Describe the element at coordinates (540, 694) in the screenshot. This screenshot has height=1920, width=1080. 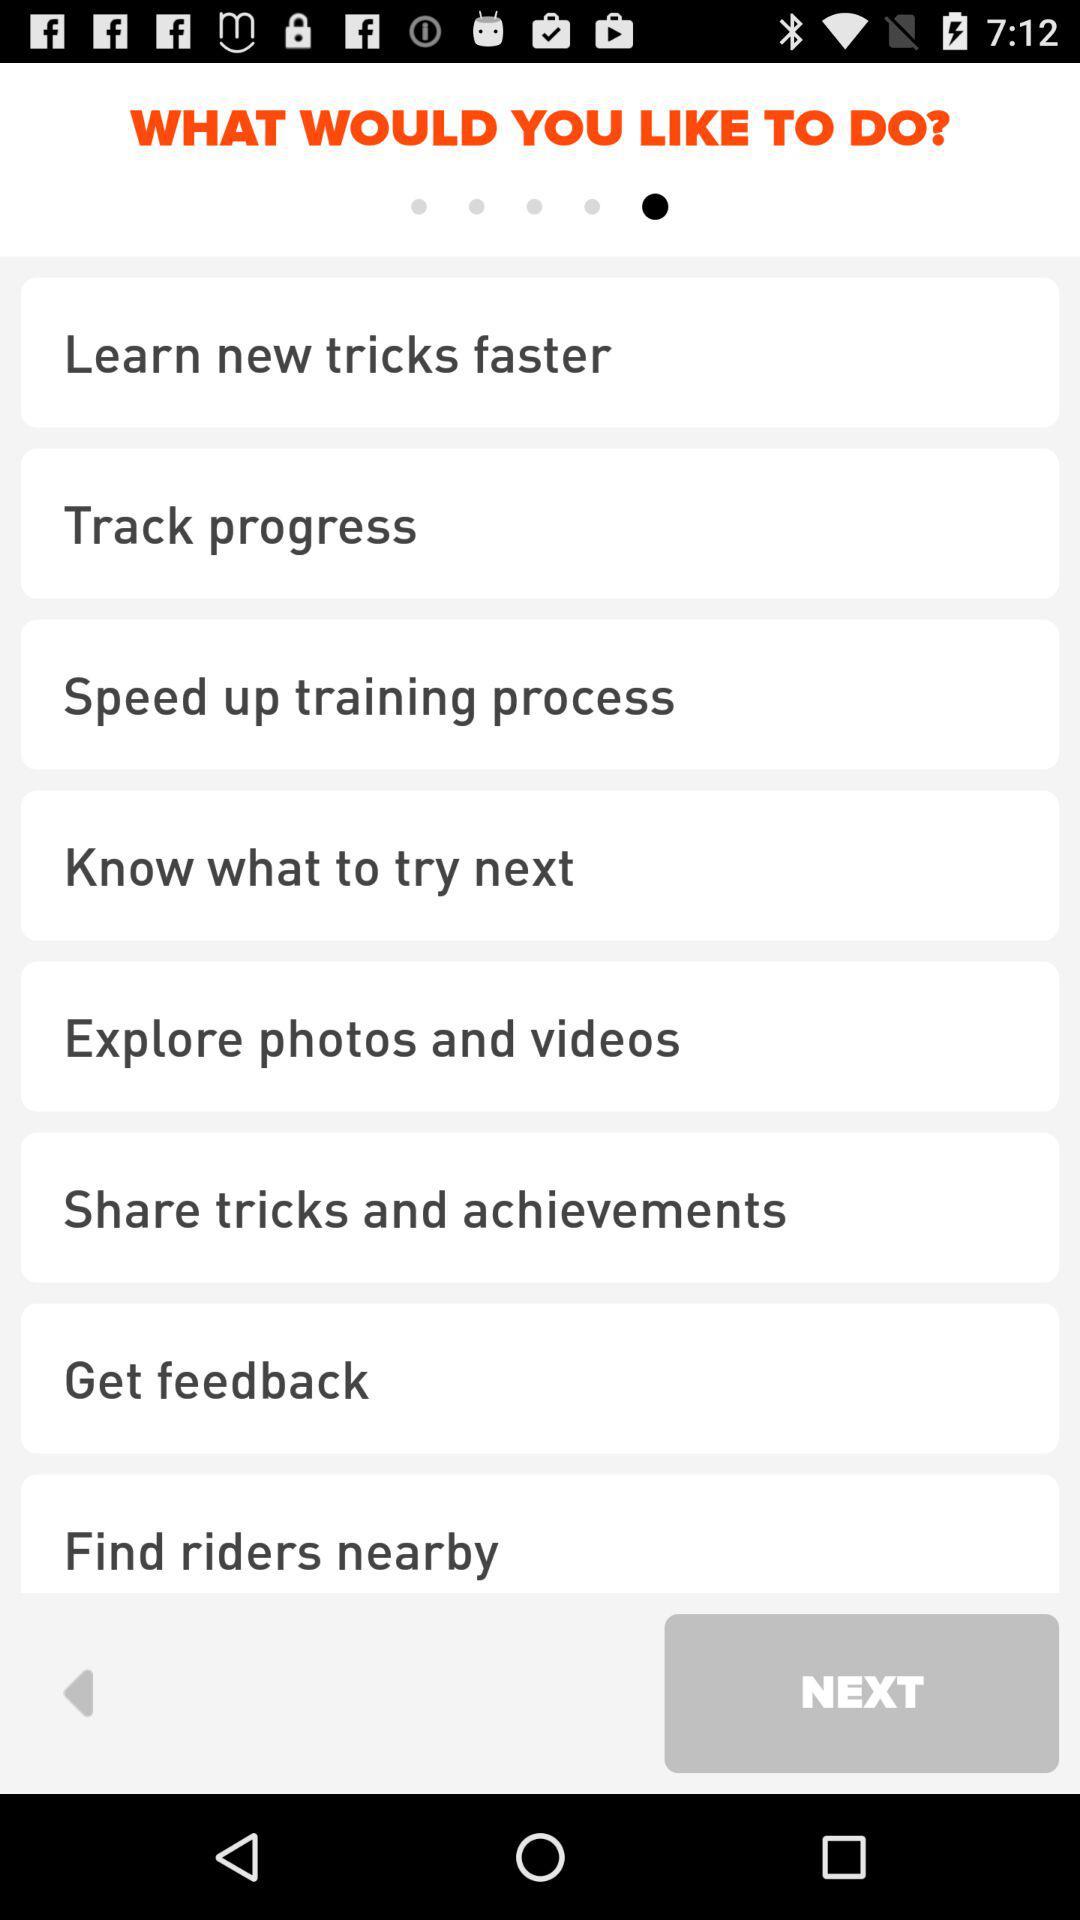
I see `the speed up training icon` at that location.